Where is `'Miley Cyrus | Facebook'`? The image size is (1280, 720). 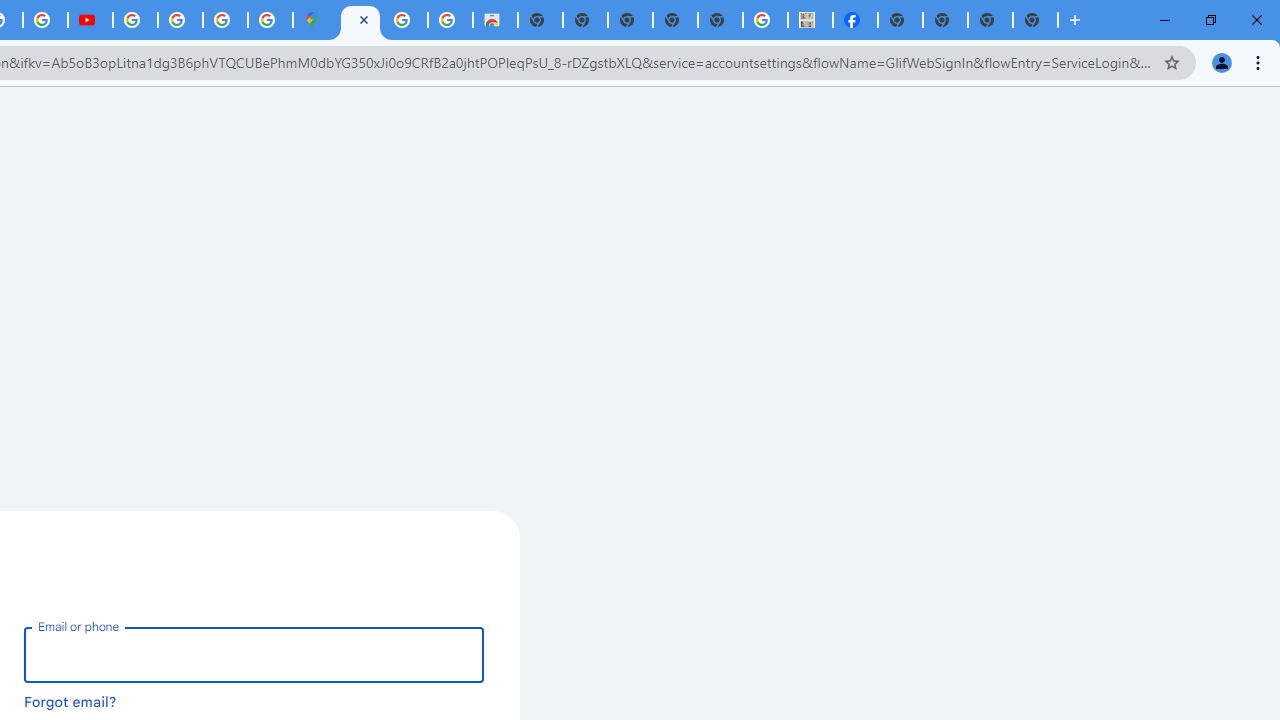
'Miley Cyrus | Facebook' is located at coordinates (855, 20).